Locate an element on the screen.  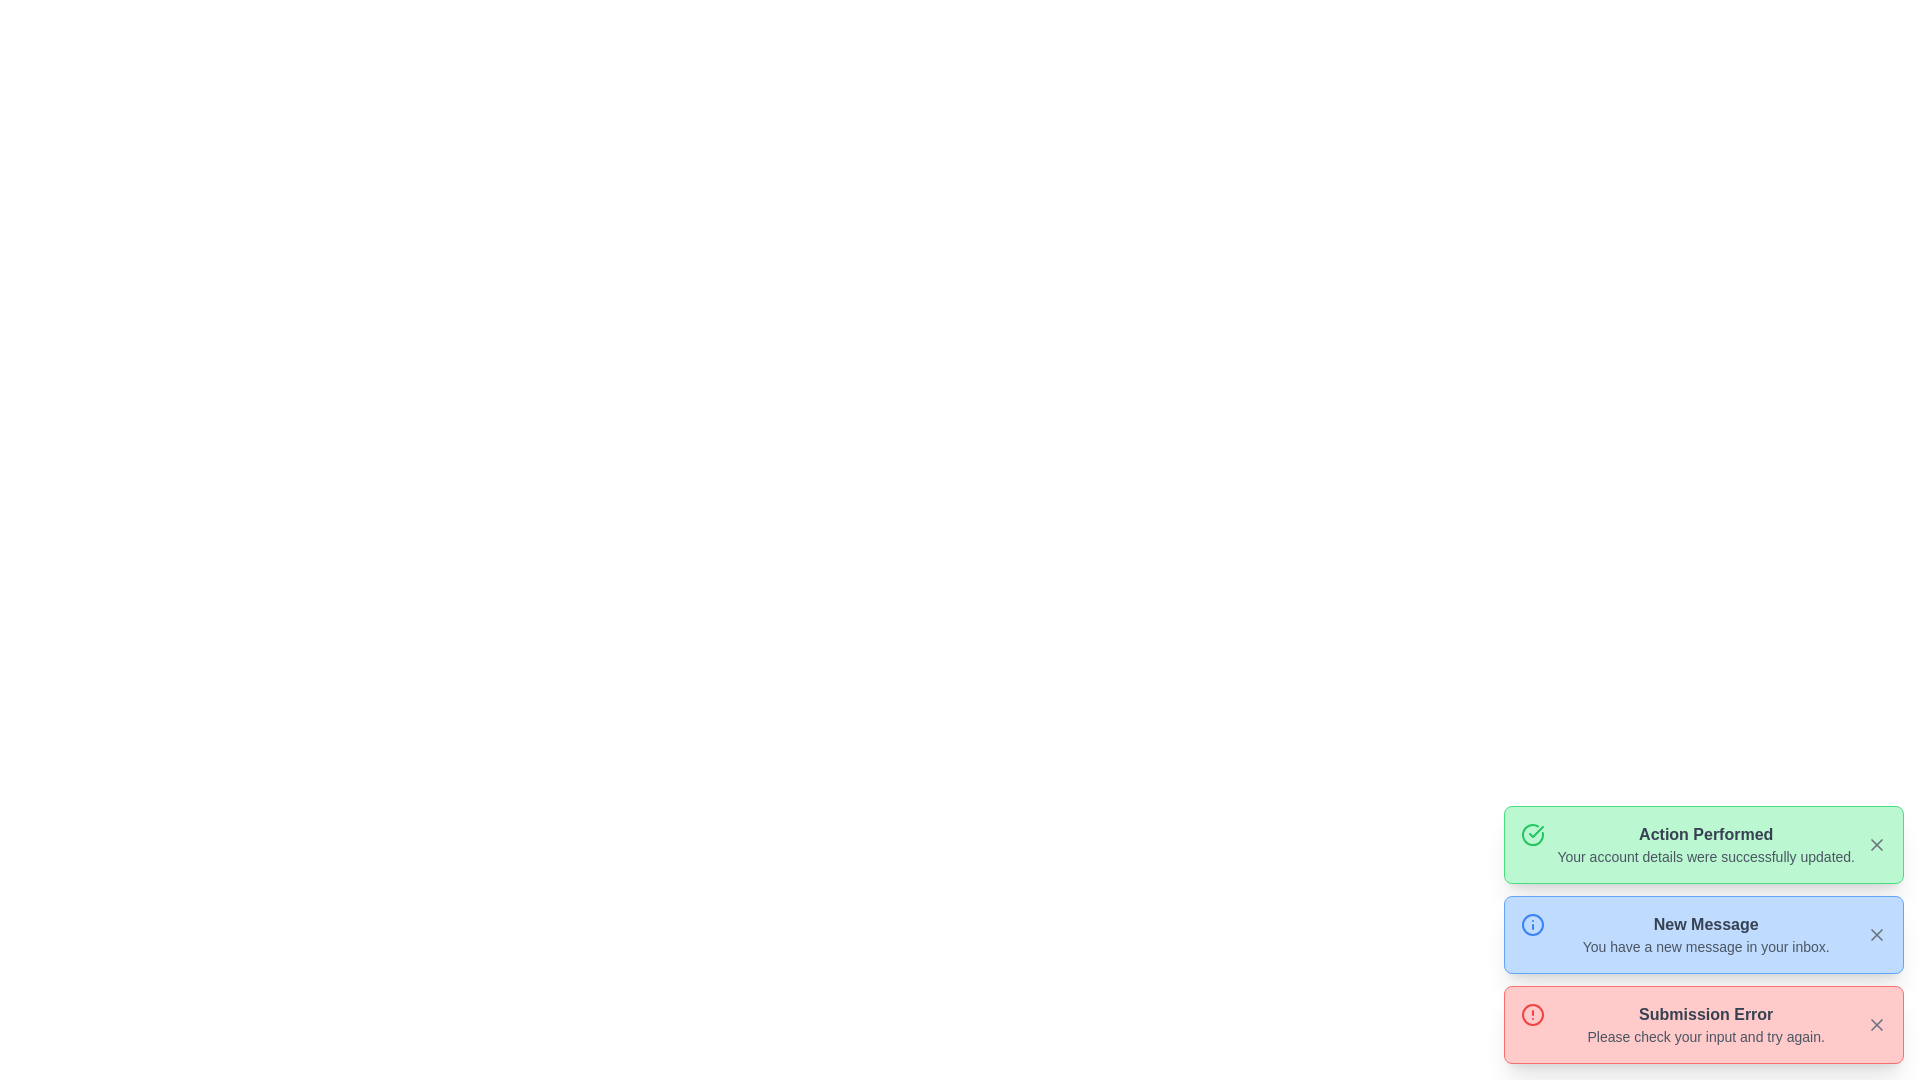
the dismiss button located at the far-right side of the 'Submission Error' message box to trigger tooltip or focus effects is located at coordinates (1875, 1025).